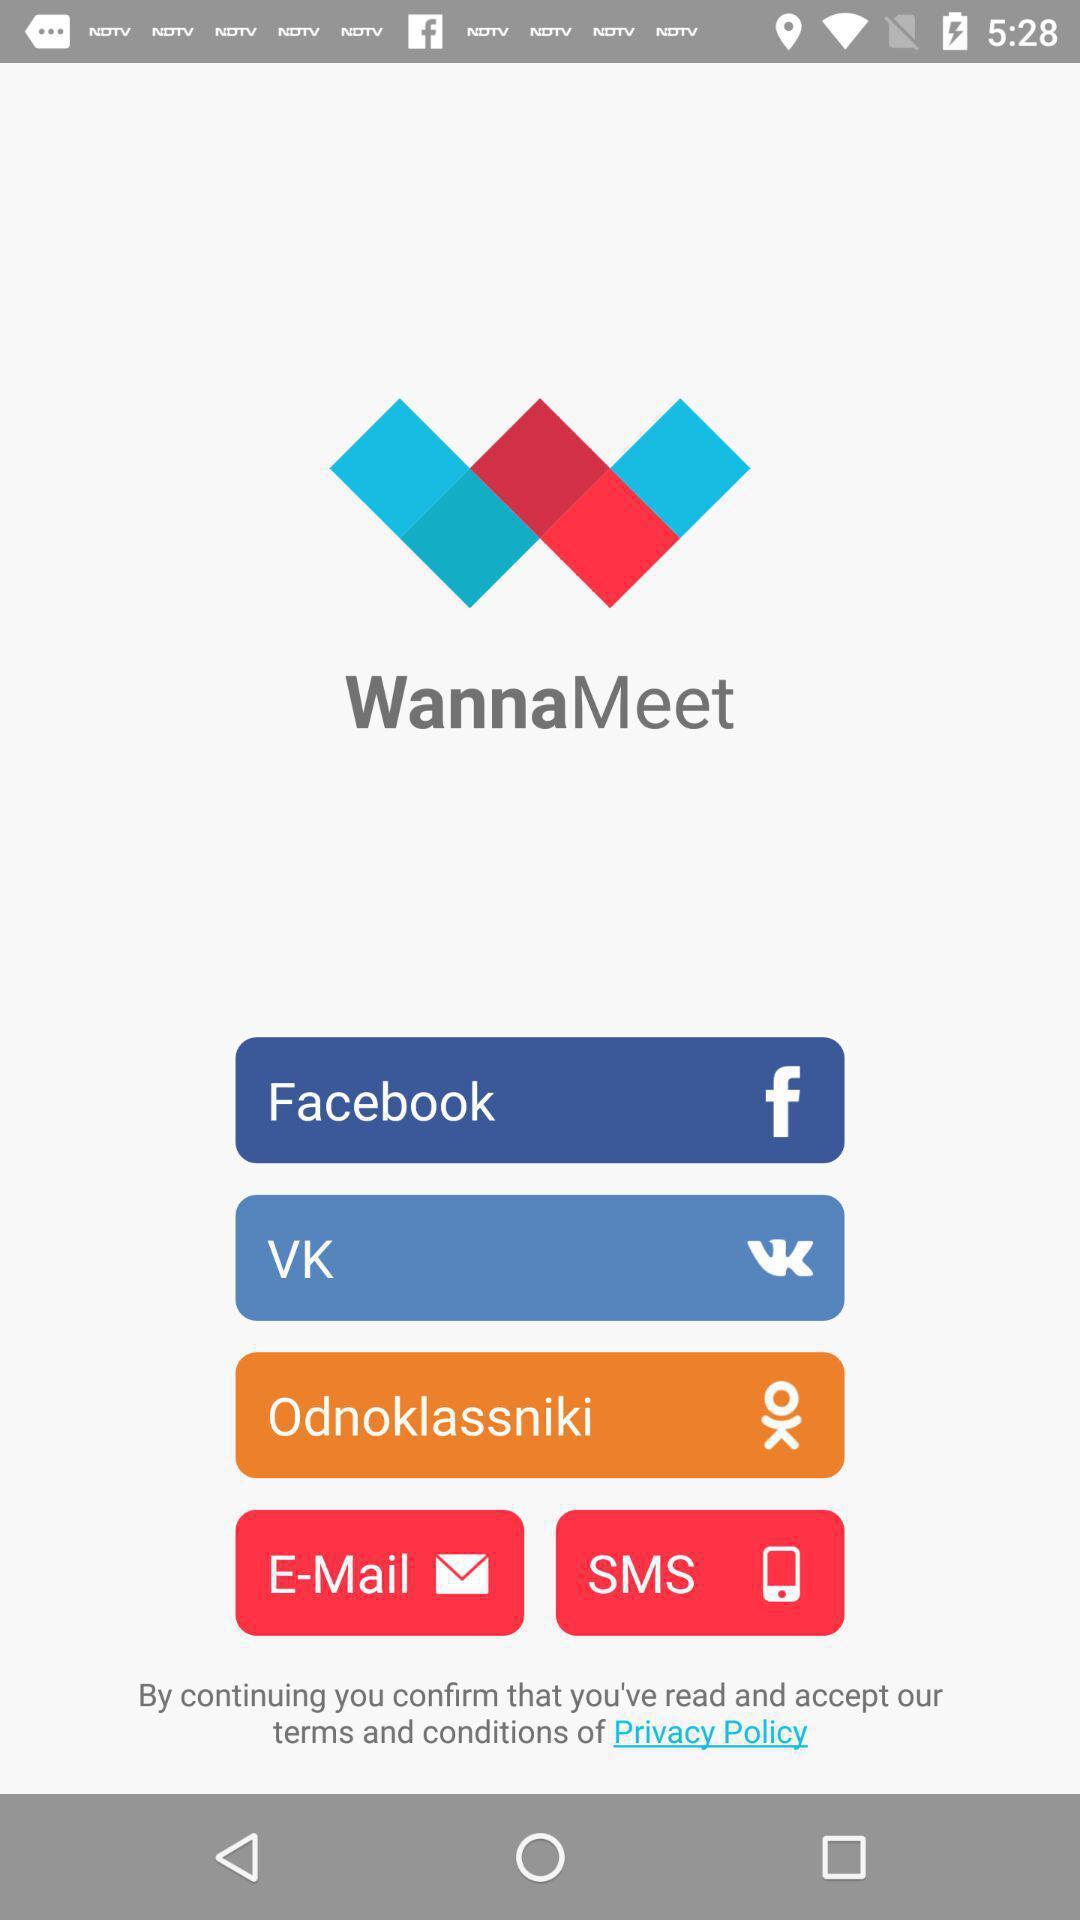  What do you see at coordinates (379, 1571) in the screenshot?
I see `item next to sms icon` at bounding box center [379, 1571].